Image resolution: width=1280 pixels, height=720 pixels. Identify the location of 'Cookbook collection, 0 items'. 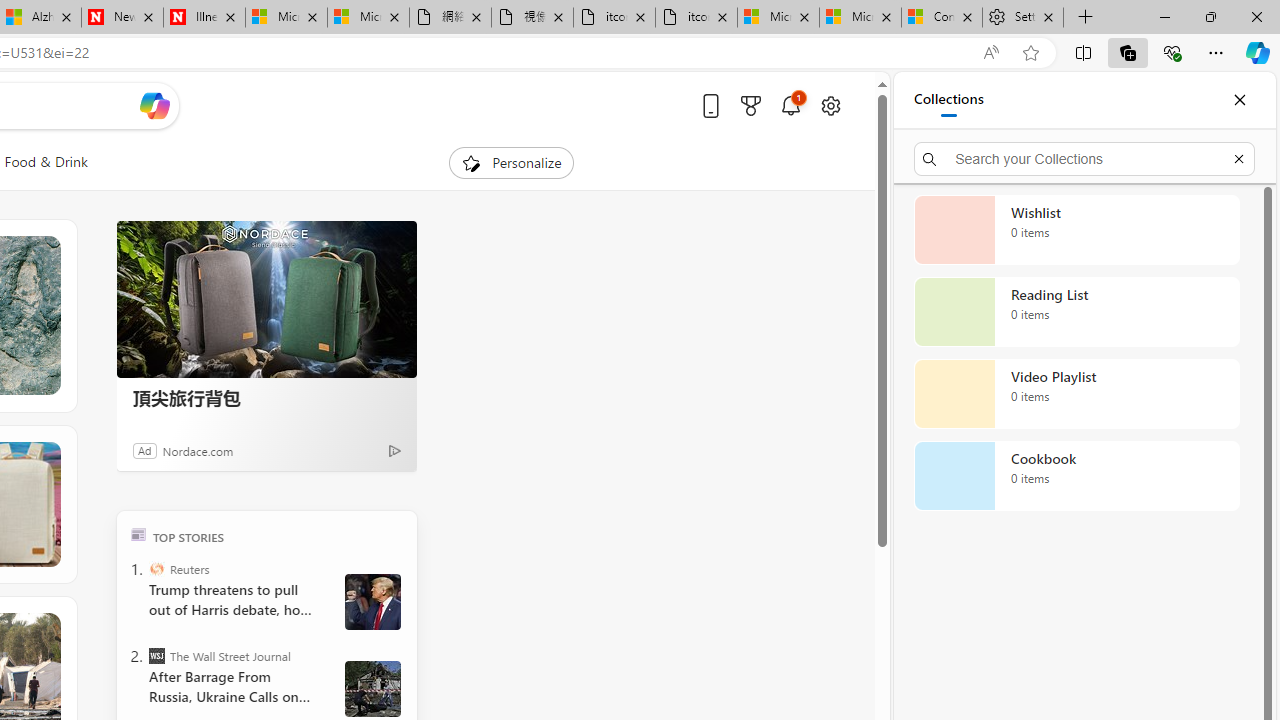
(1076, 475).